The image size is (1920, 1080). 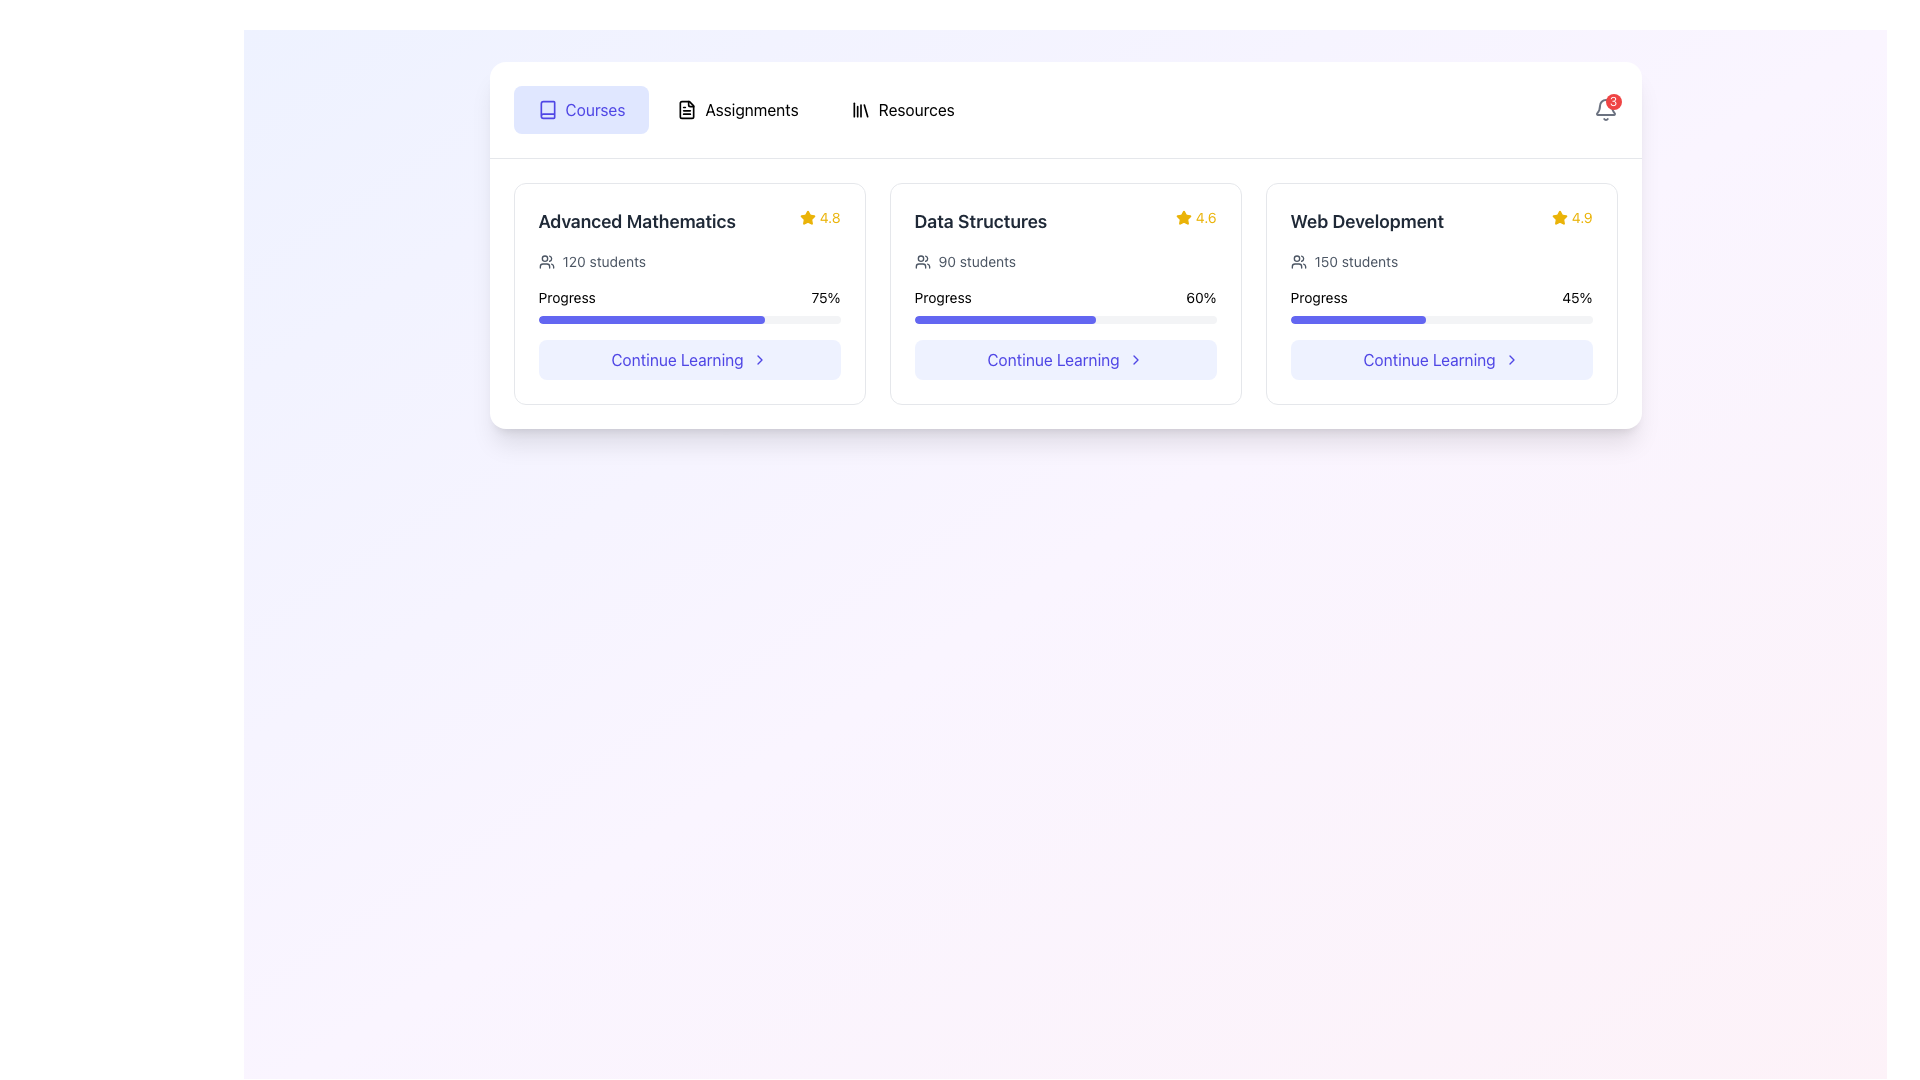 I want to click on the 'Progress' label located in the 'Web Development' course card, positioned above the progress bar and next to the '45%' percentage indicator, so click(x=1319, y=297).